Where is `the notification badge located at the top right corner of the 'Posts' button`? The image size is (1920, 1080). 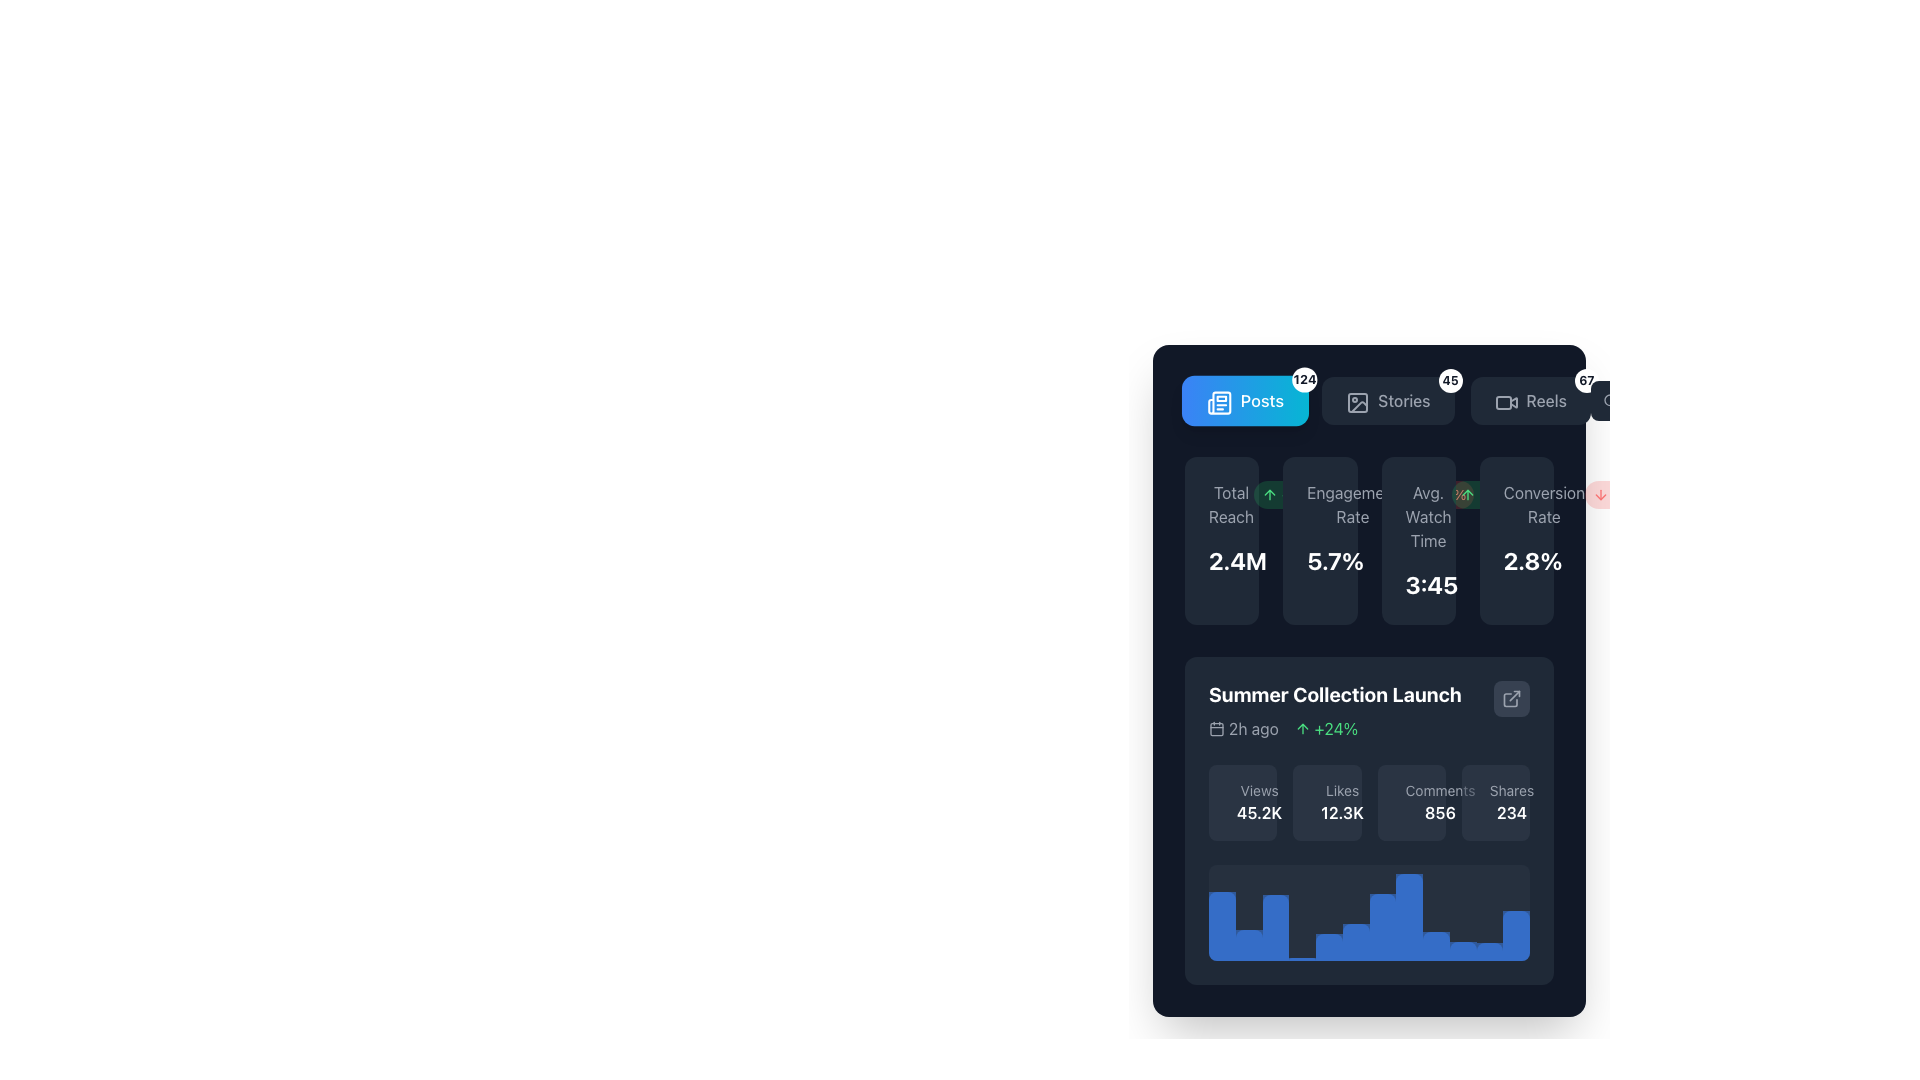
the notification badge located at the top right corner of the 'Posts' button is located at coordinates (1305, 380).